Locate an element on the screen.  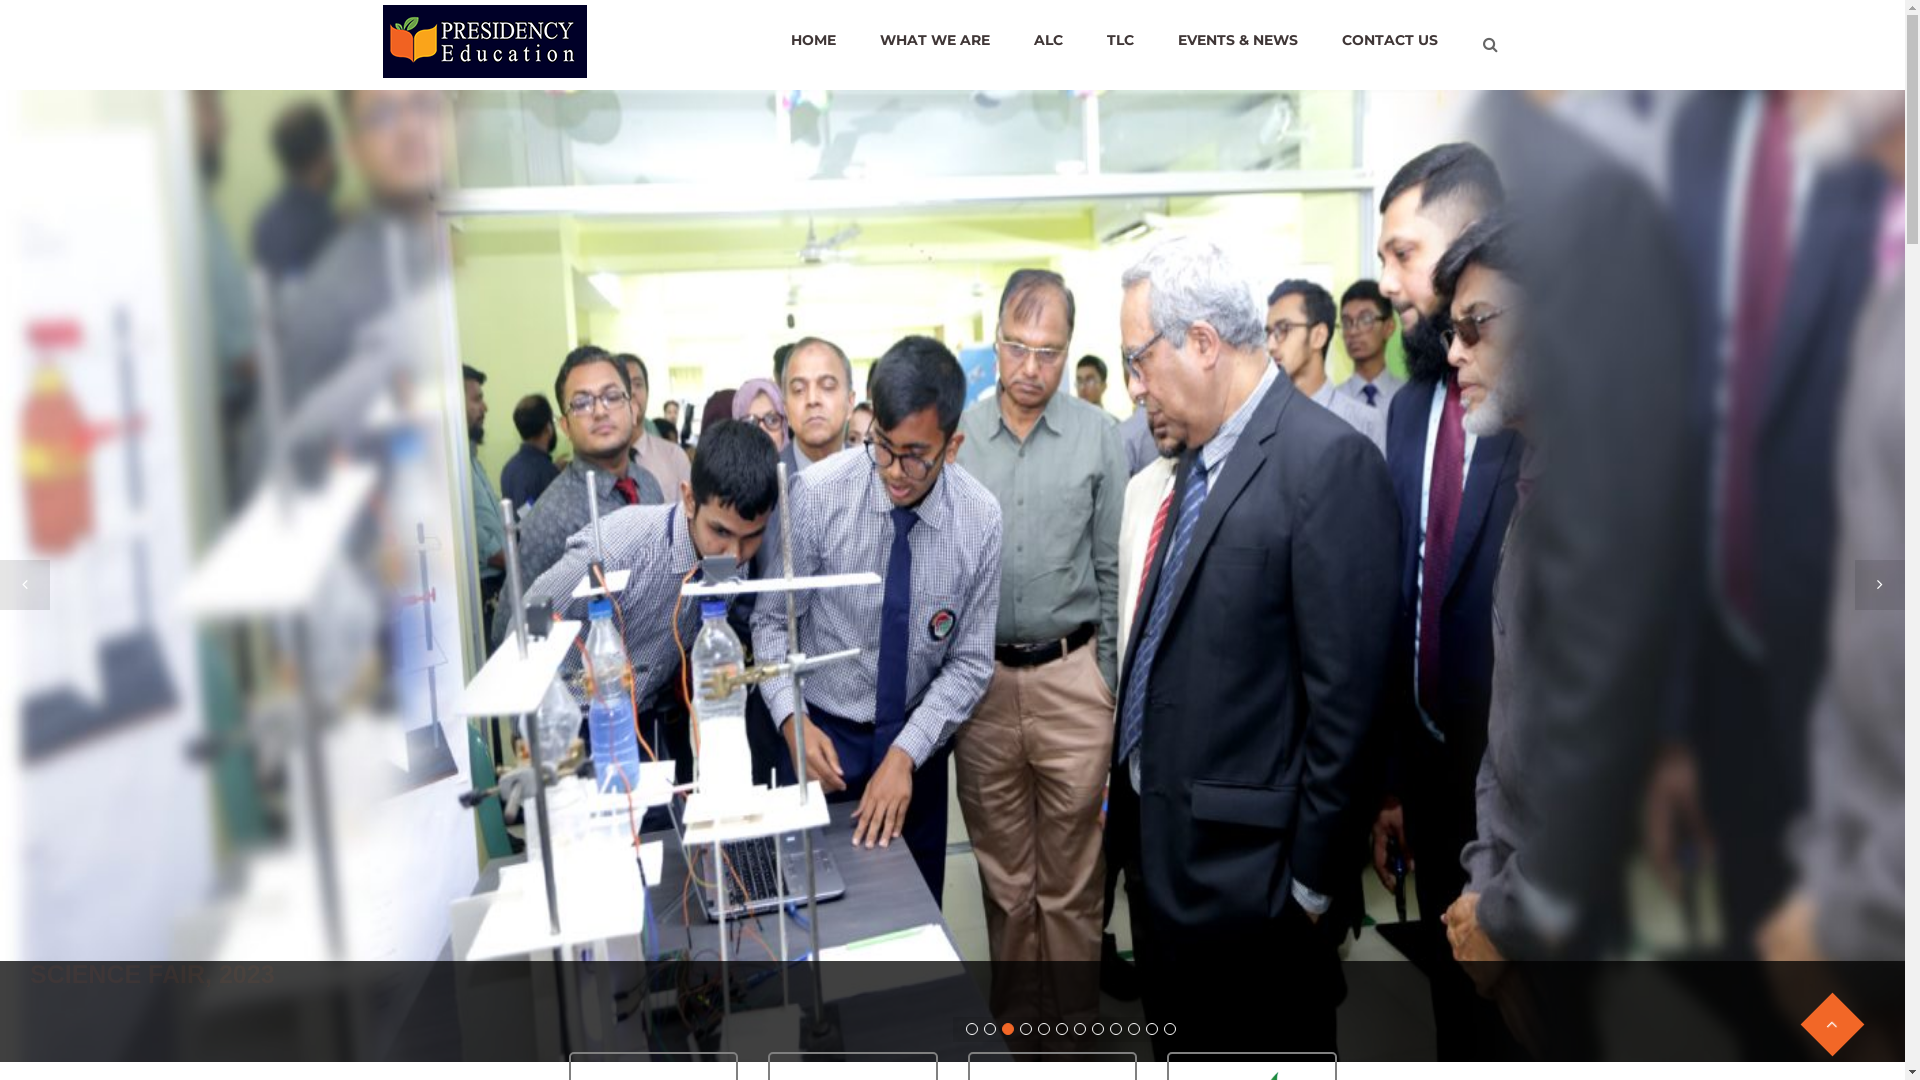
'1' is located at coordinates (972, 1029).